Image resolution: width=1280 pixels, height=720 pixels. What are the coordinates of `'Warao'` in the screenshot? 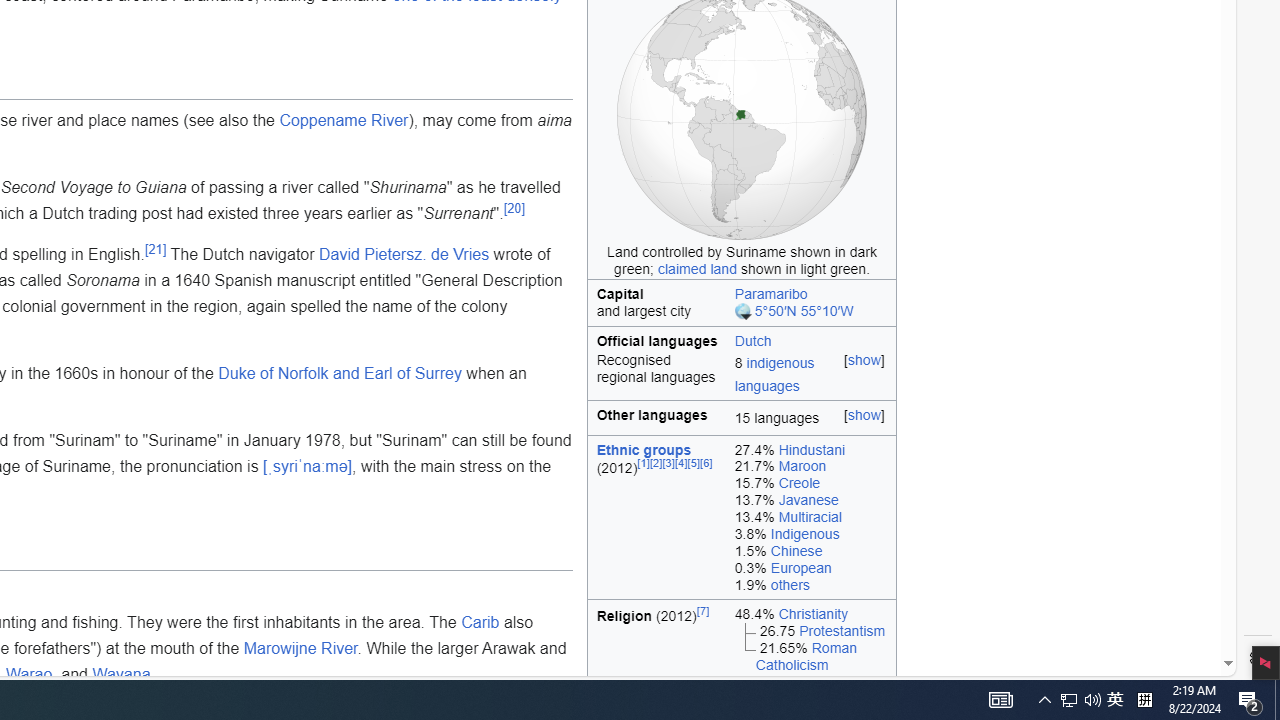 It's located at (28, 674).